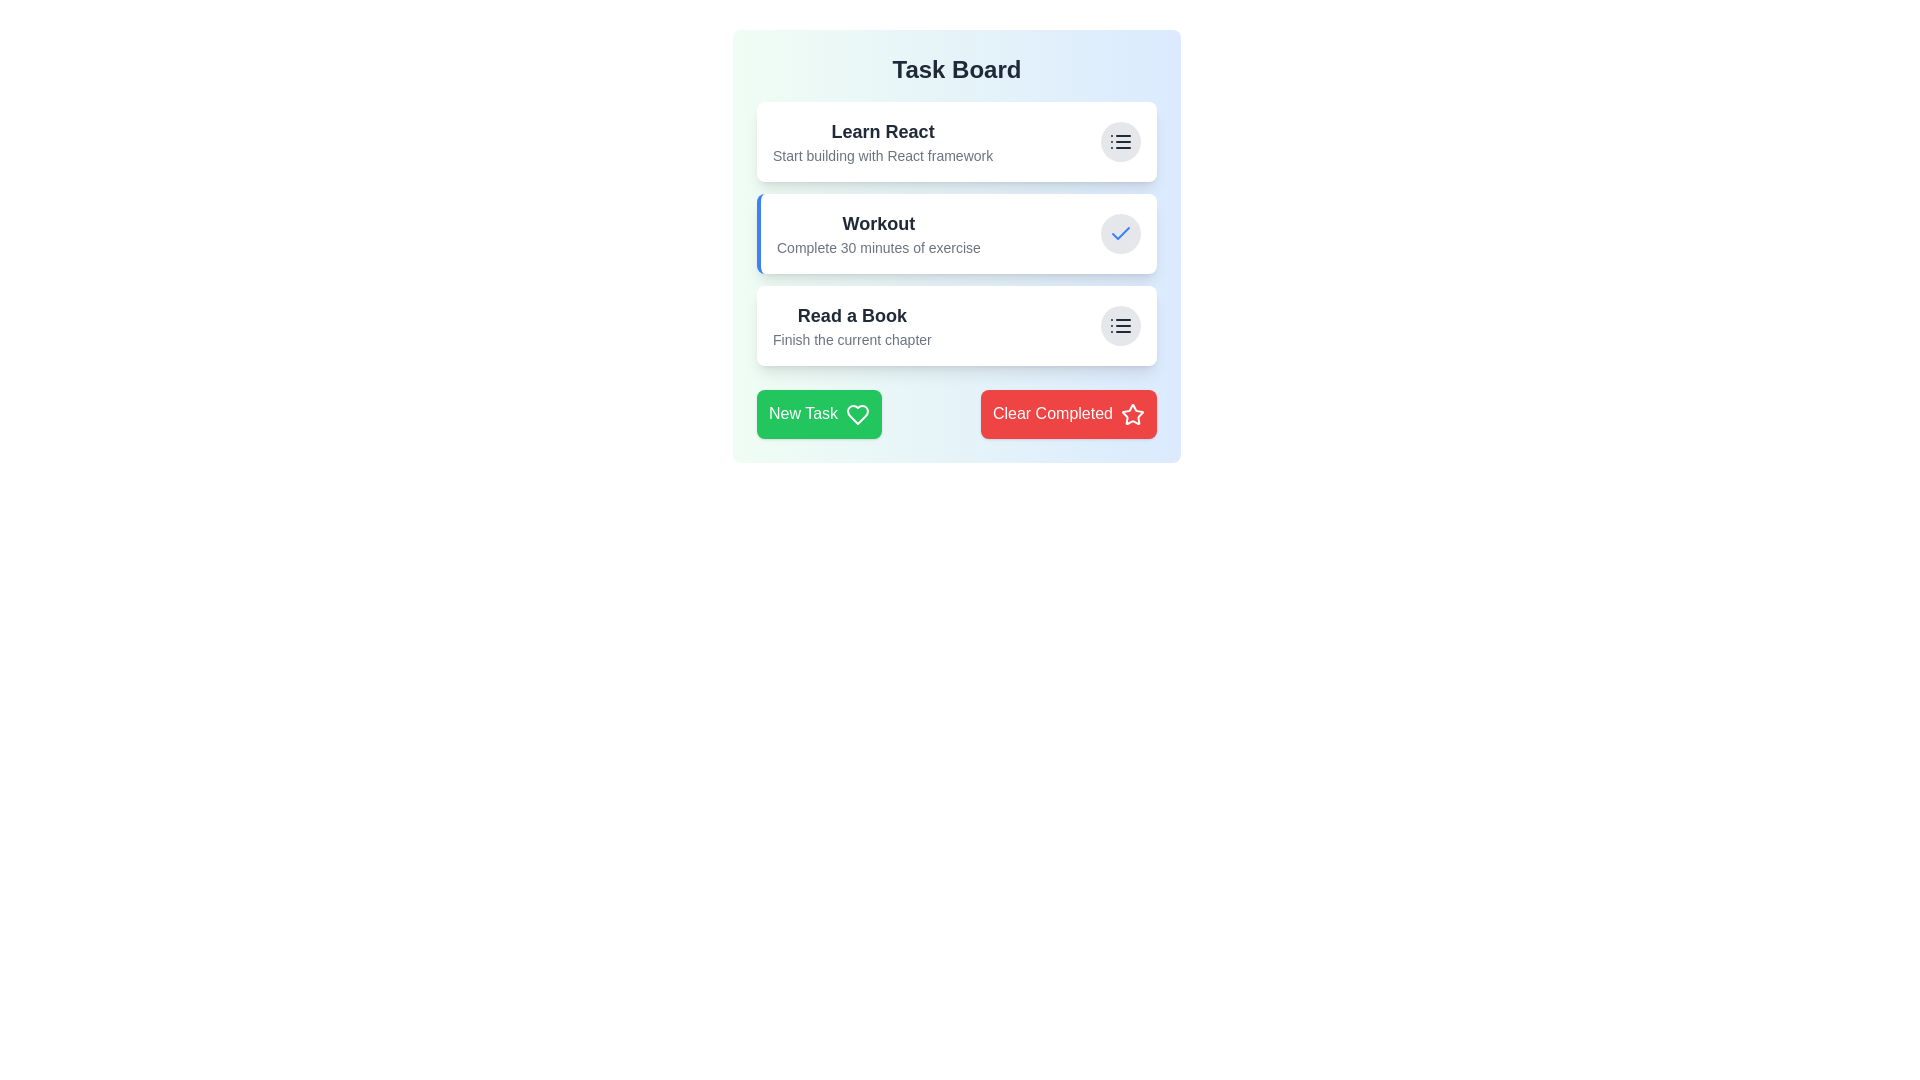 This screenshot has width=1920, height=1080. I want to click on 'Clear Completed' button to remove completed tasks, so click(1067, 412).